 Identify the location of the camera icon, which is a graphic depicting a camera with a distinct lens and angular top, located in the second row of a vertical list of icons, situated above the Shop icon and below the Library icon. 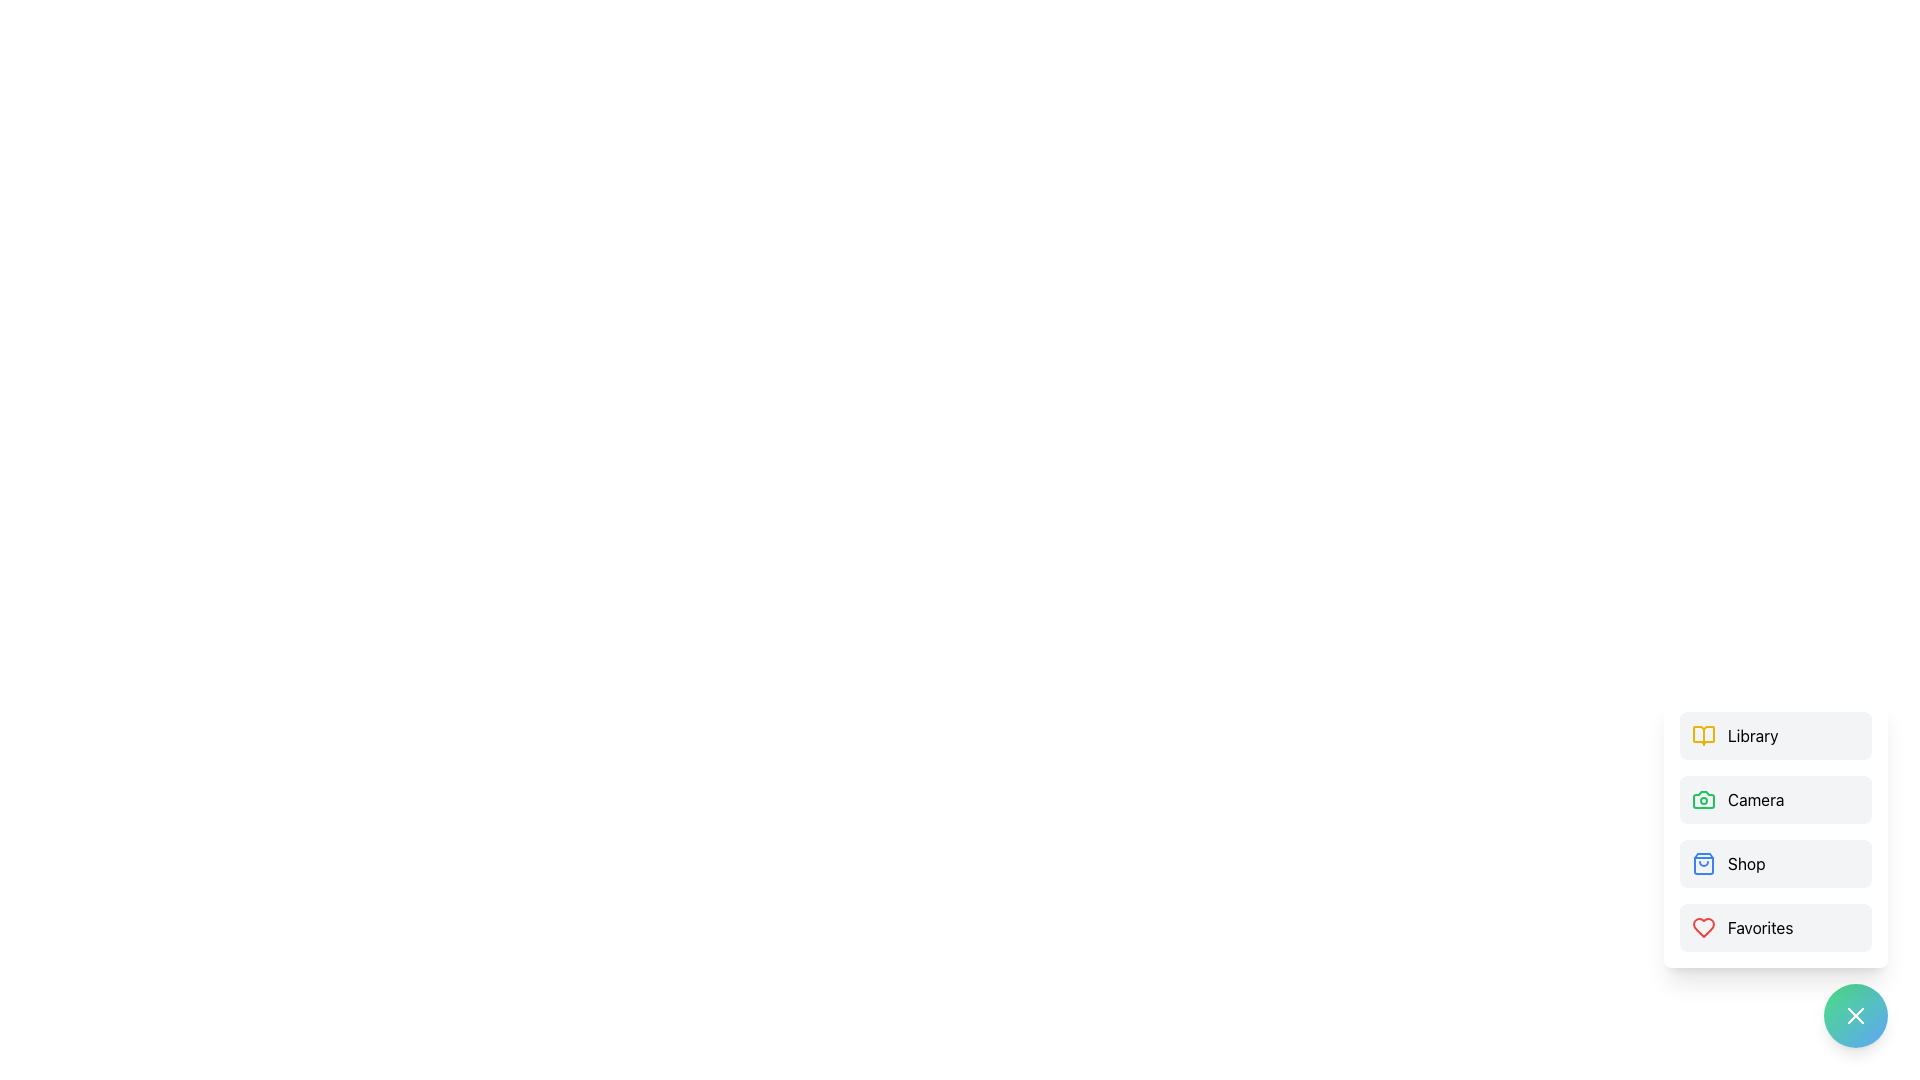
(1703, 798).